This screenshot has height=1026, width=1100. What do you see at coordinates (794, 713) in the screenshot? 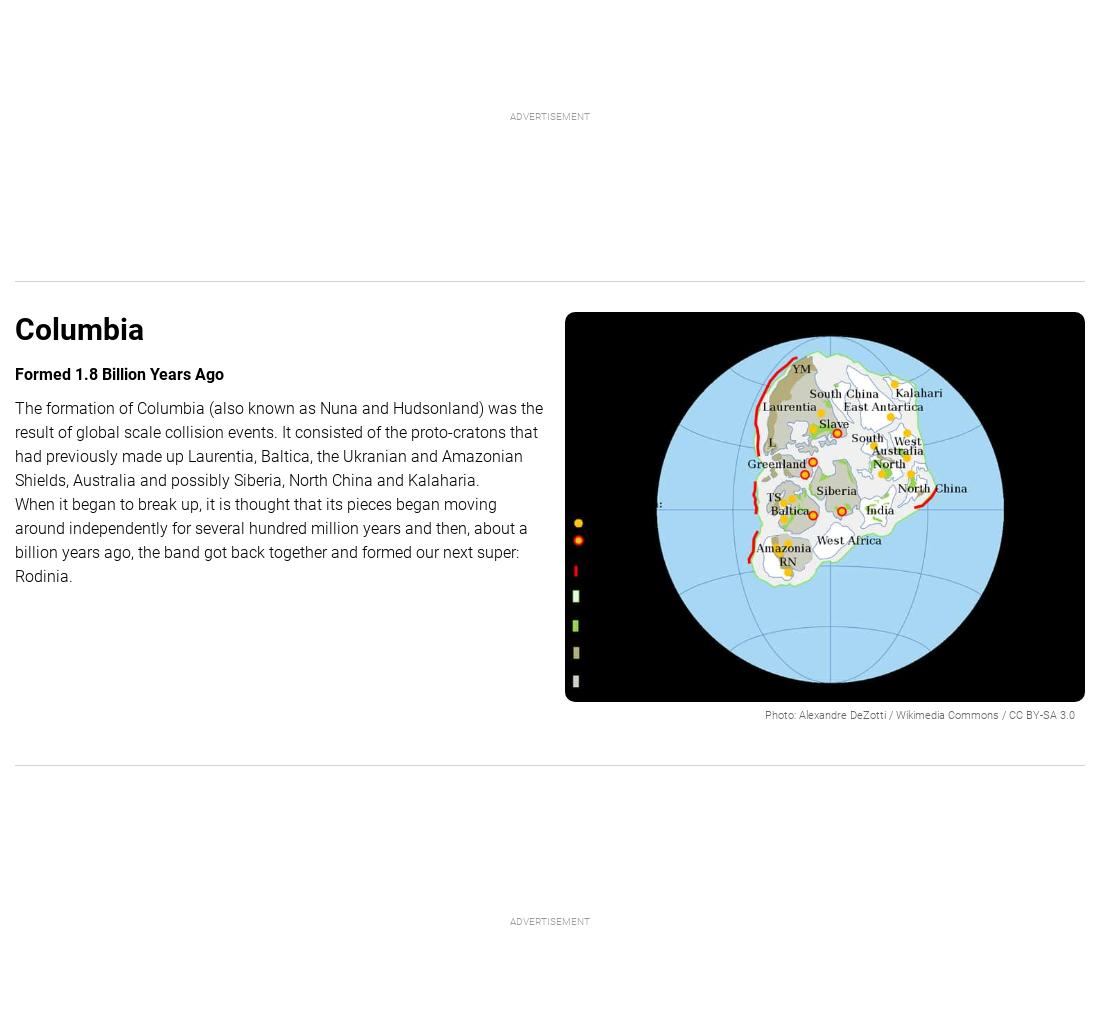
I see `':'` at bounding box center [794, 713].